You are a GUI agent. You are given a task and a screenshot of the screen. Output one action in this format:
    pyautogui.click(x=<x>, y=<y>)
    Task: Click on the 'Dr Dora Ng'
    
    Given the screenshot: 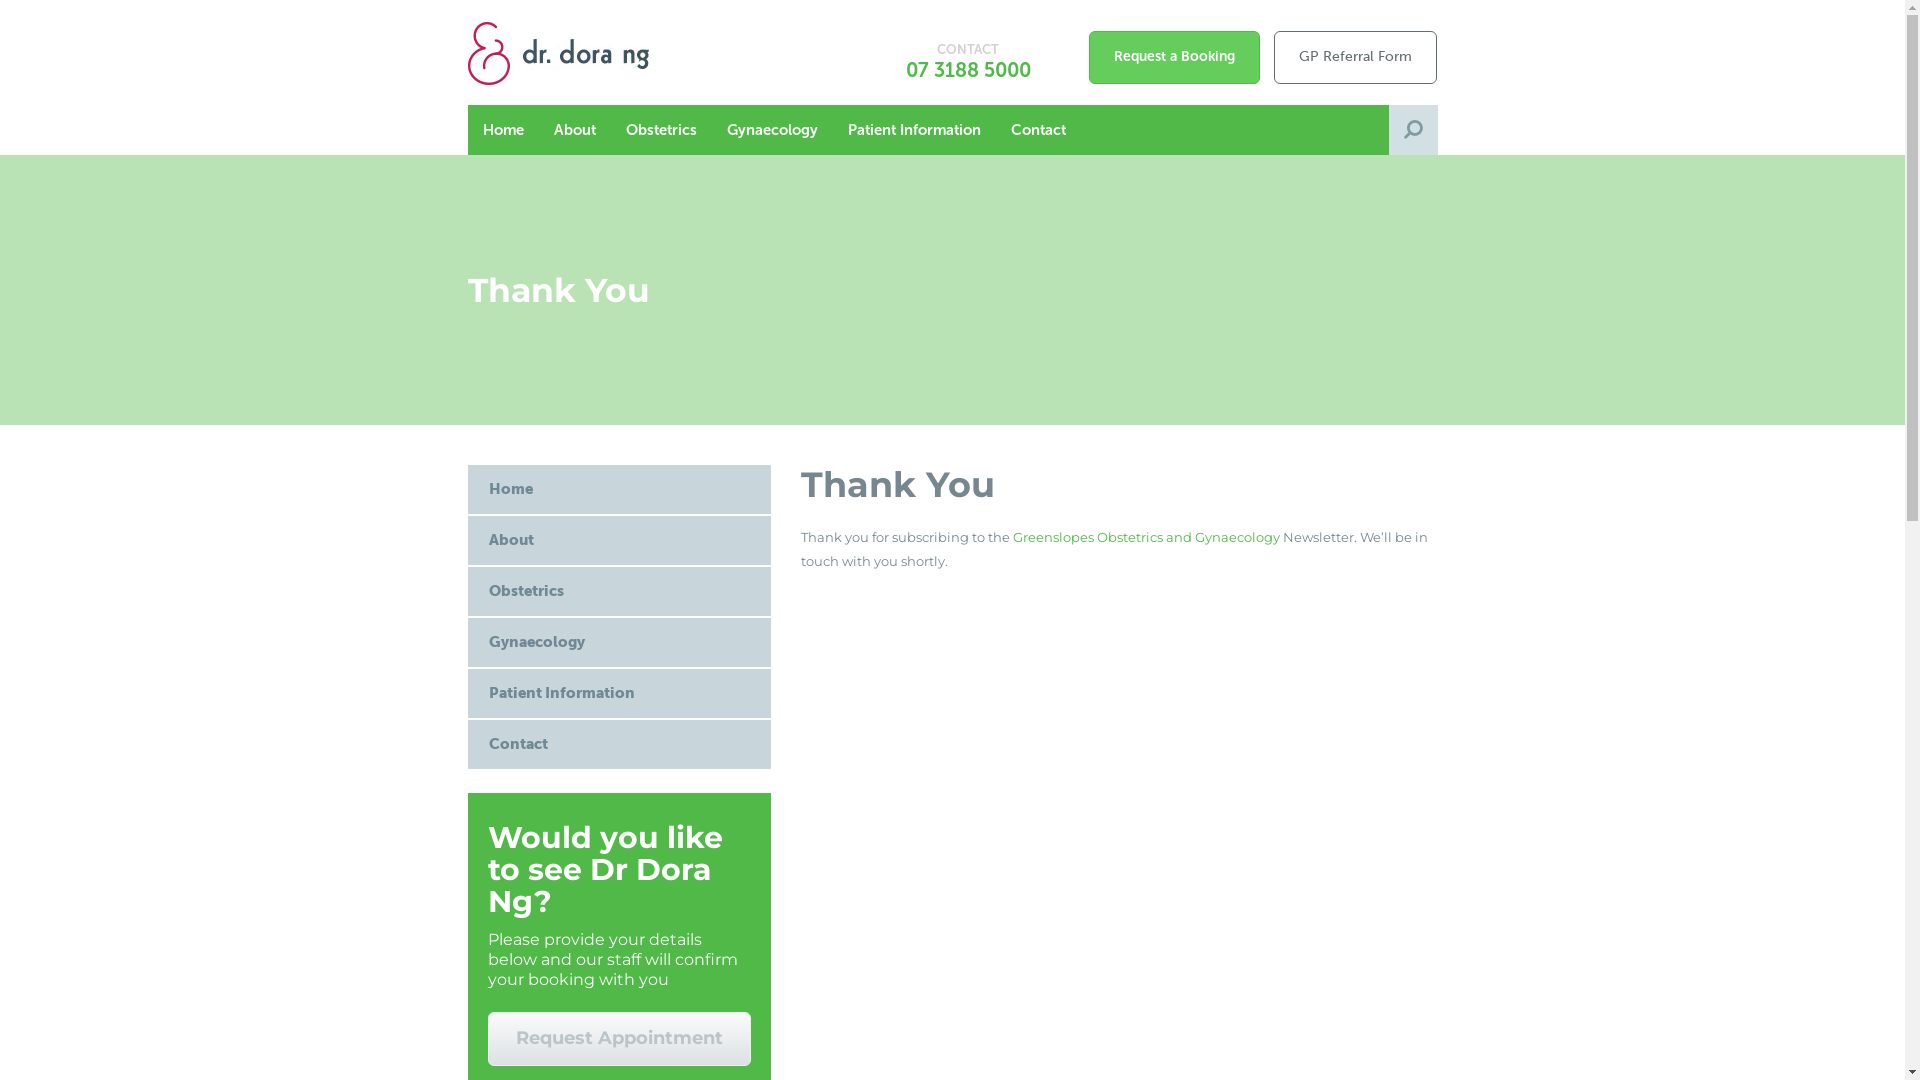 What is the action you would take?
    pyautogui.click(x=585, y=50)
    